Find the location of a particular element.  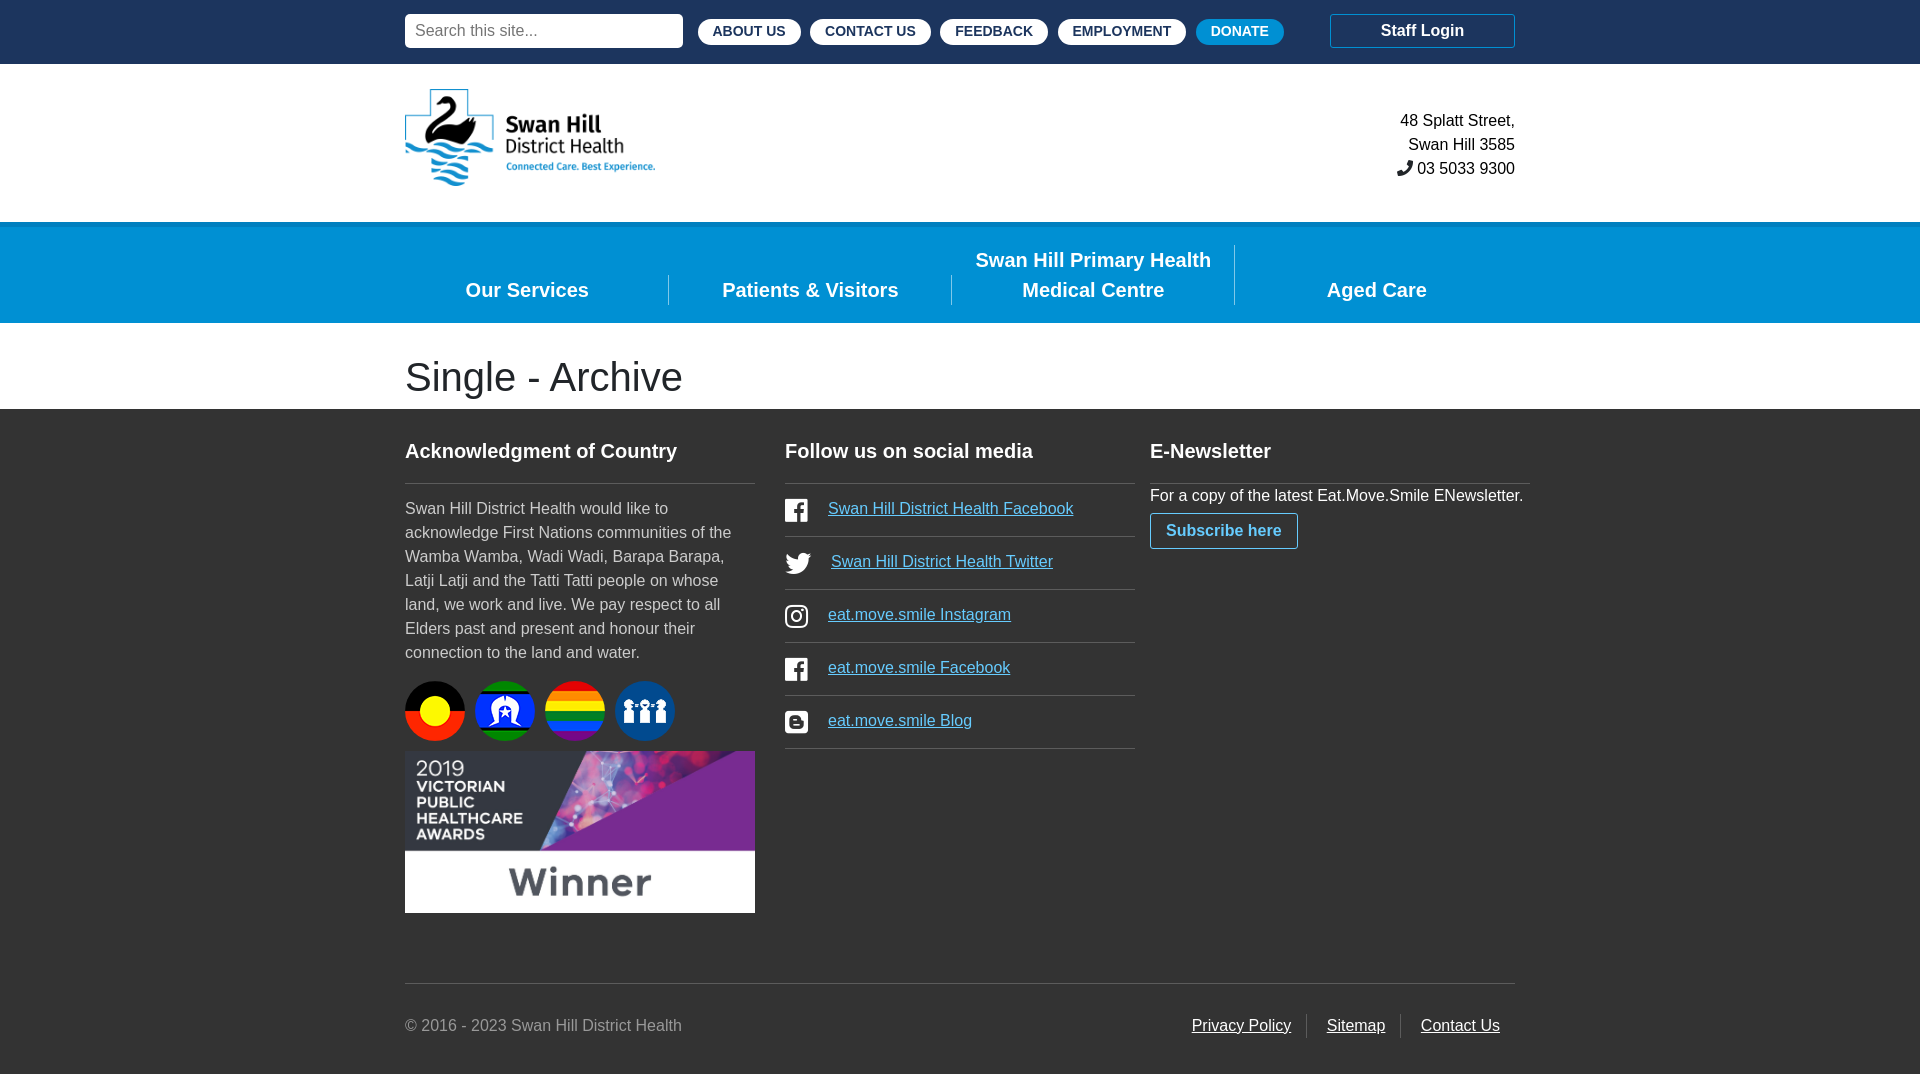

'Staff Login' is located at coordinates (1421, 30).